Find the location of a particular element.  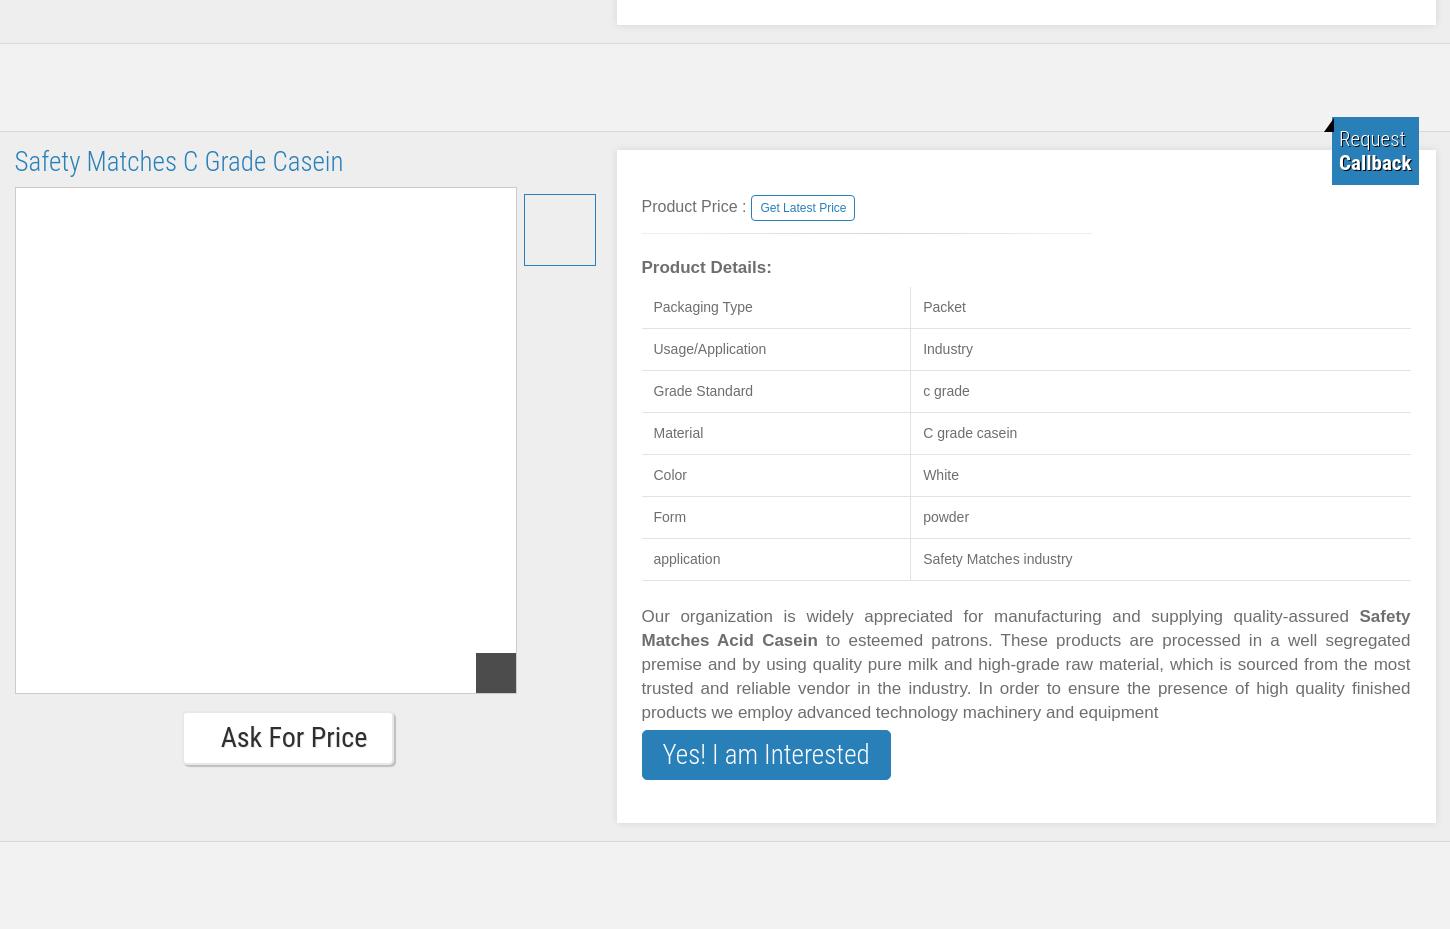

'Packaging Type' is located at coordinates (701, 307).